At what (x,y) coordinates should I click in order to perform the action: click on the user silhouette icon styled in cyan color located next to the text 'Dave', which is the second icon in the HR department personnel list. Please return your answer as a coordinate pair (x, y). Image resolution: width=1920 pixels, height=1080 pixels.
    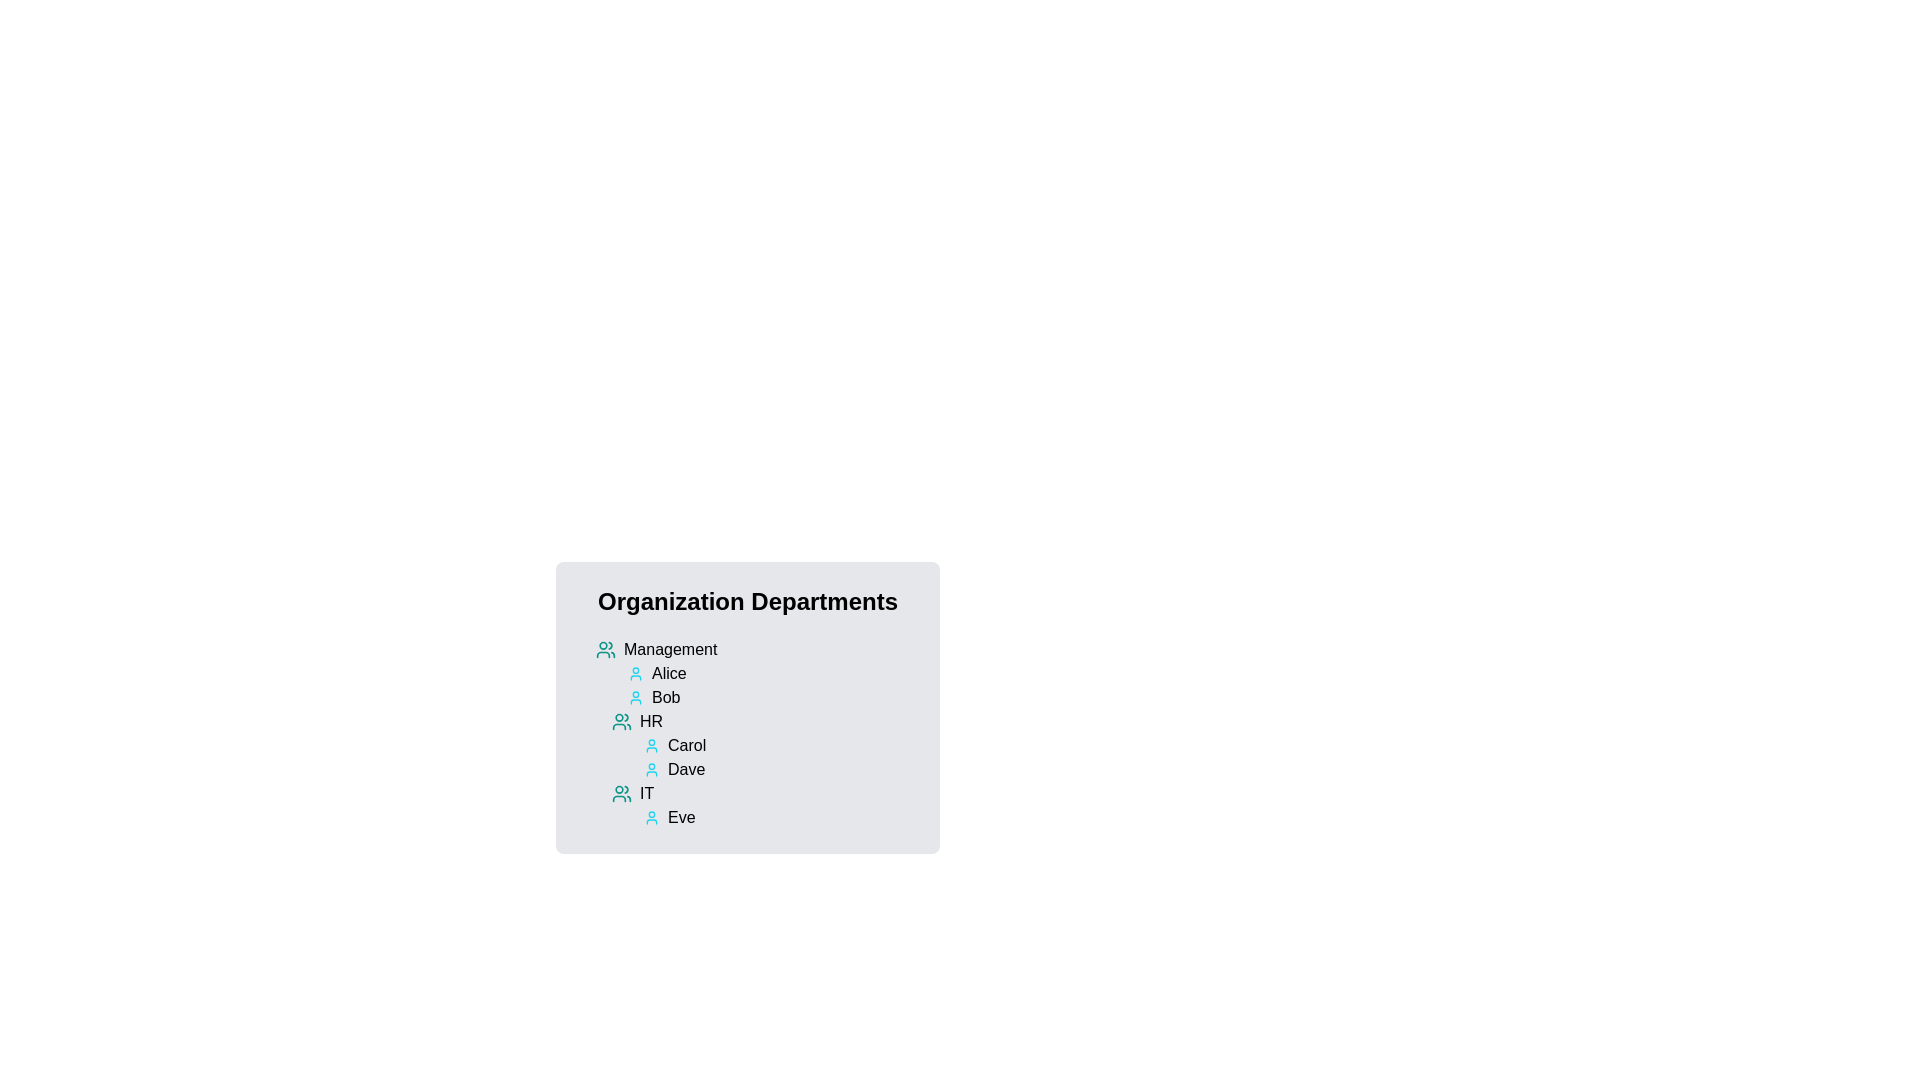
    Looking at the image, I should click on (652, 769).